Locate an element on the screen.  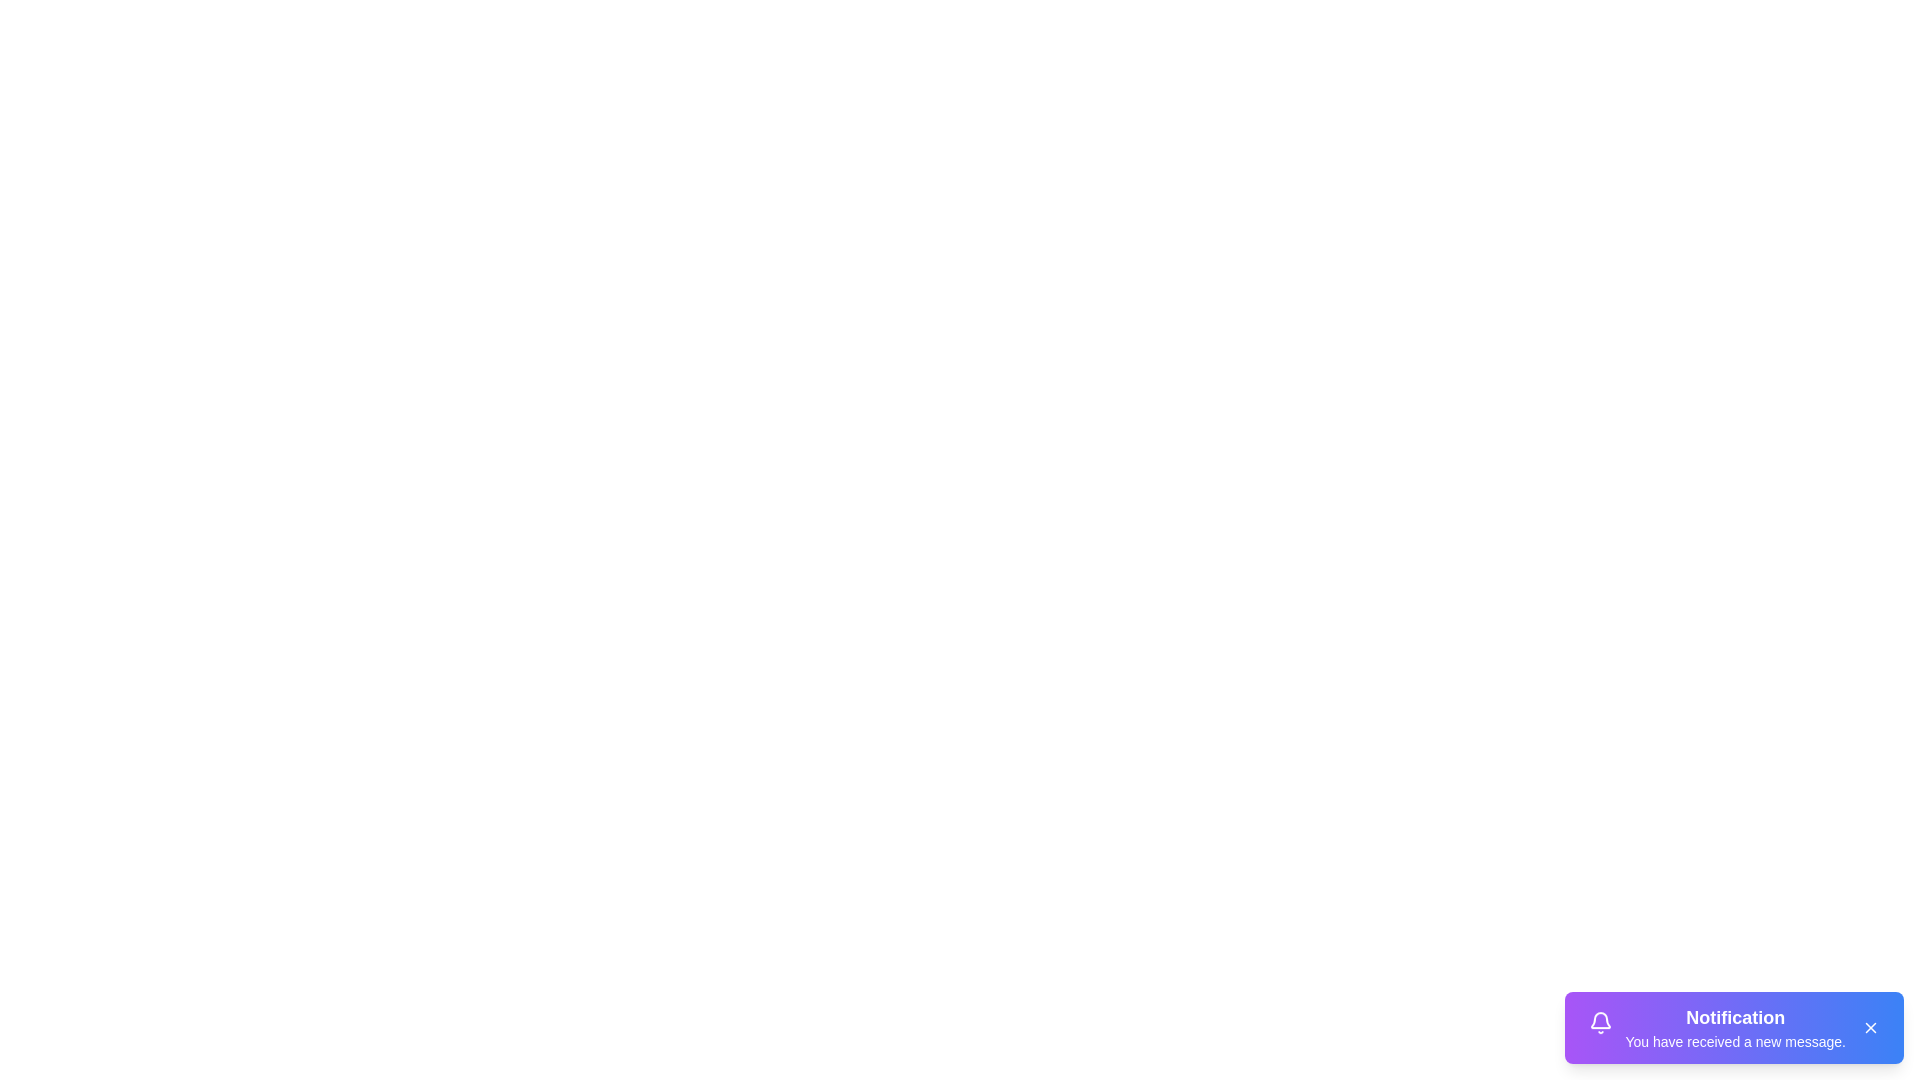
the notification component is located at coordinates (1732, 1028).